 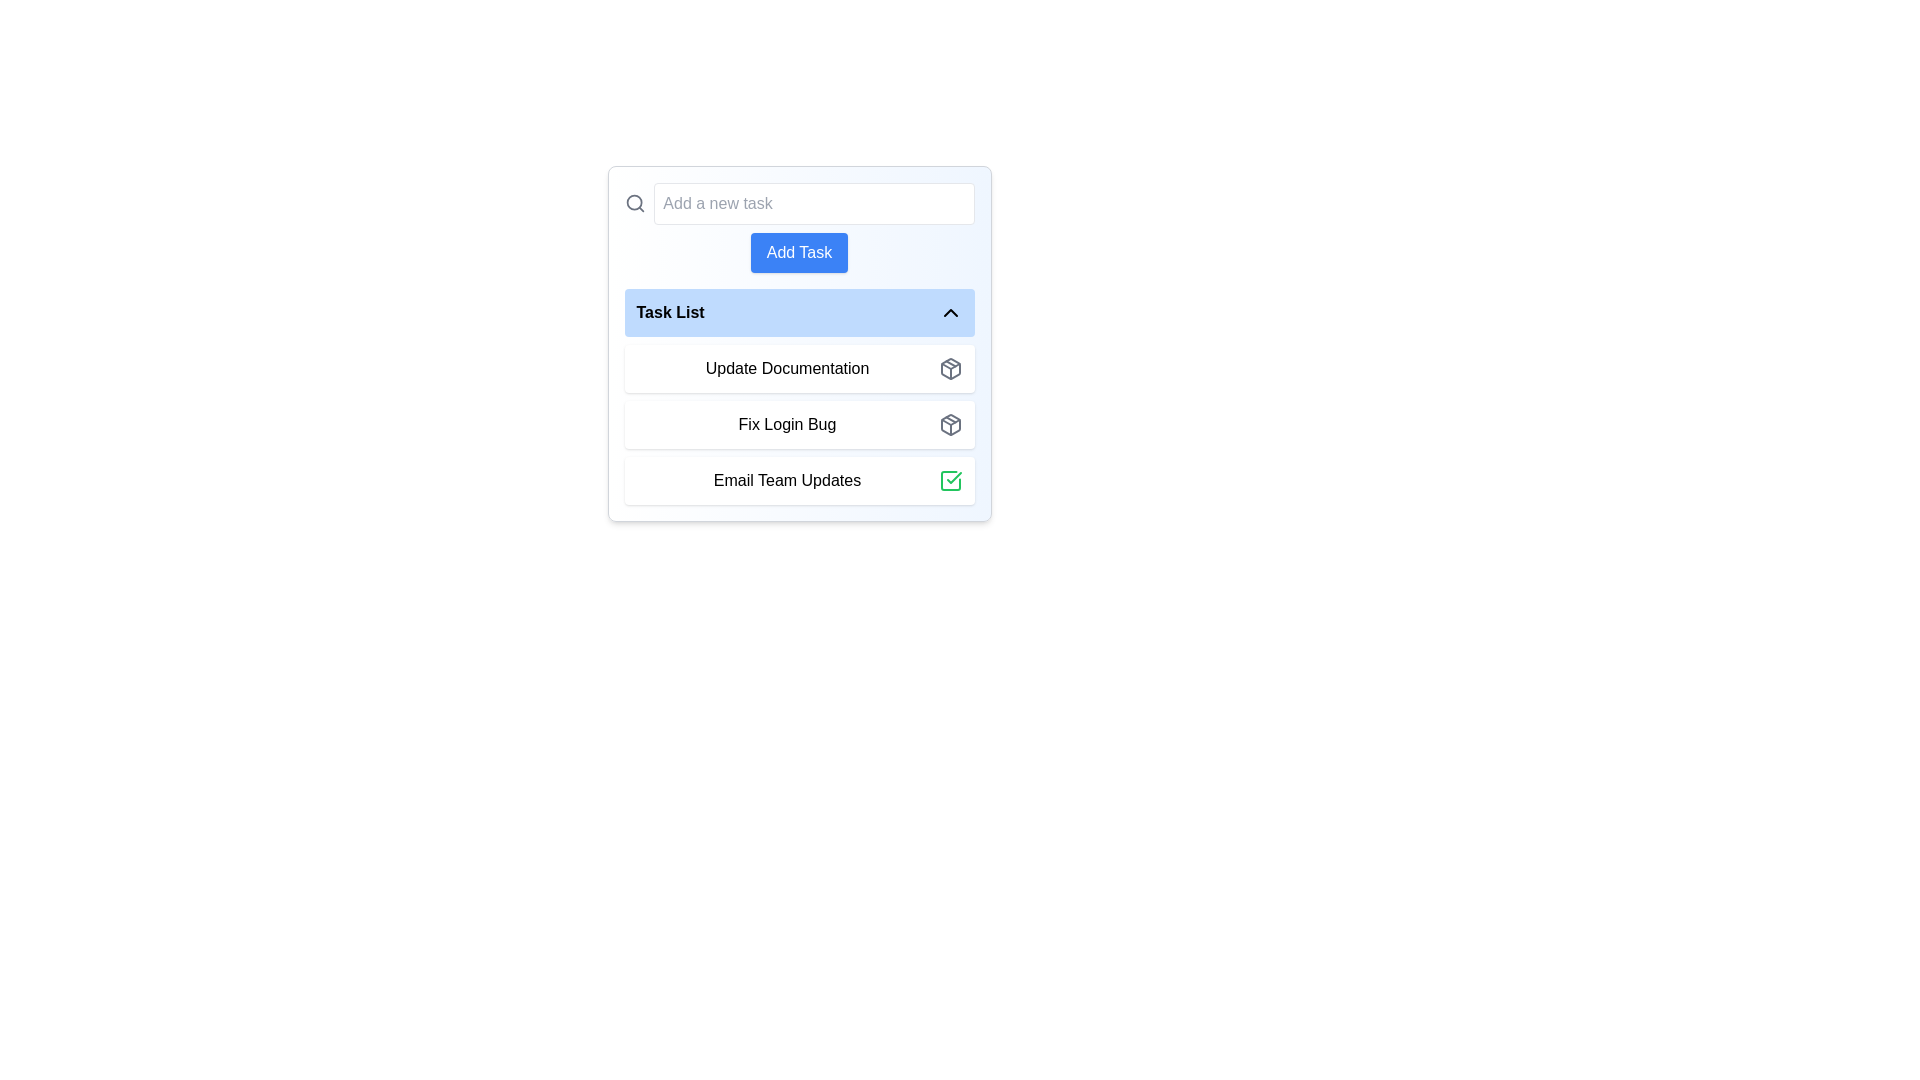 I want to click on the 'Fix Login Bug' text element within the Task List, so click(x=786, y=423).